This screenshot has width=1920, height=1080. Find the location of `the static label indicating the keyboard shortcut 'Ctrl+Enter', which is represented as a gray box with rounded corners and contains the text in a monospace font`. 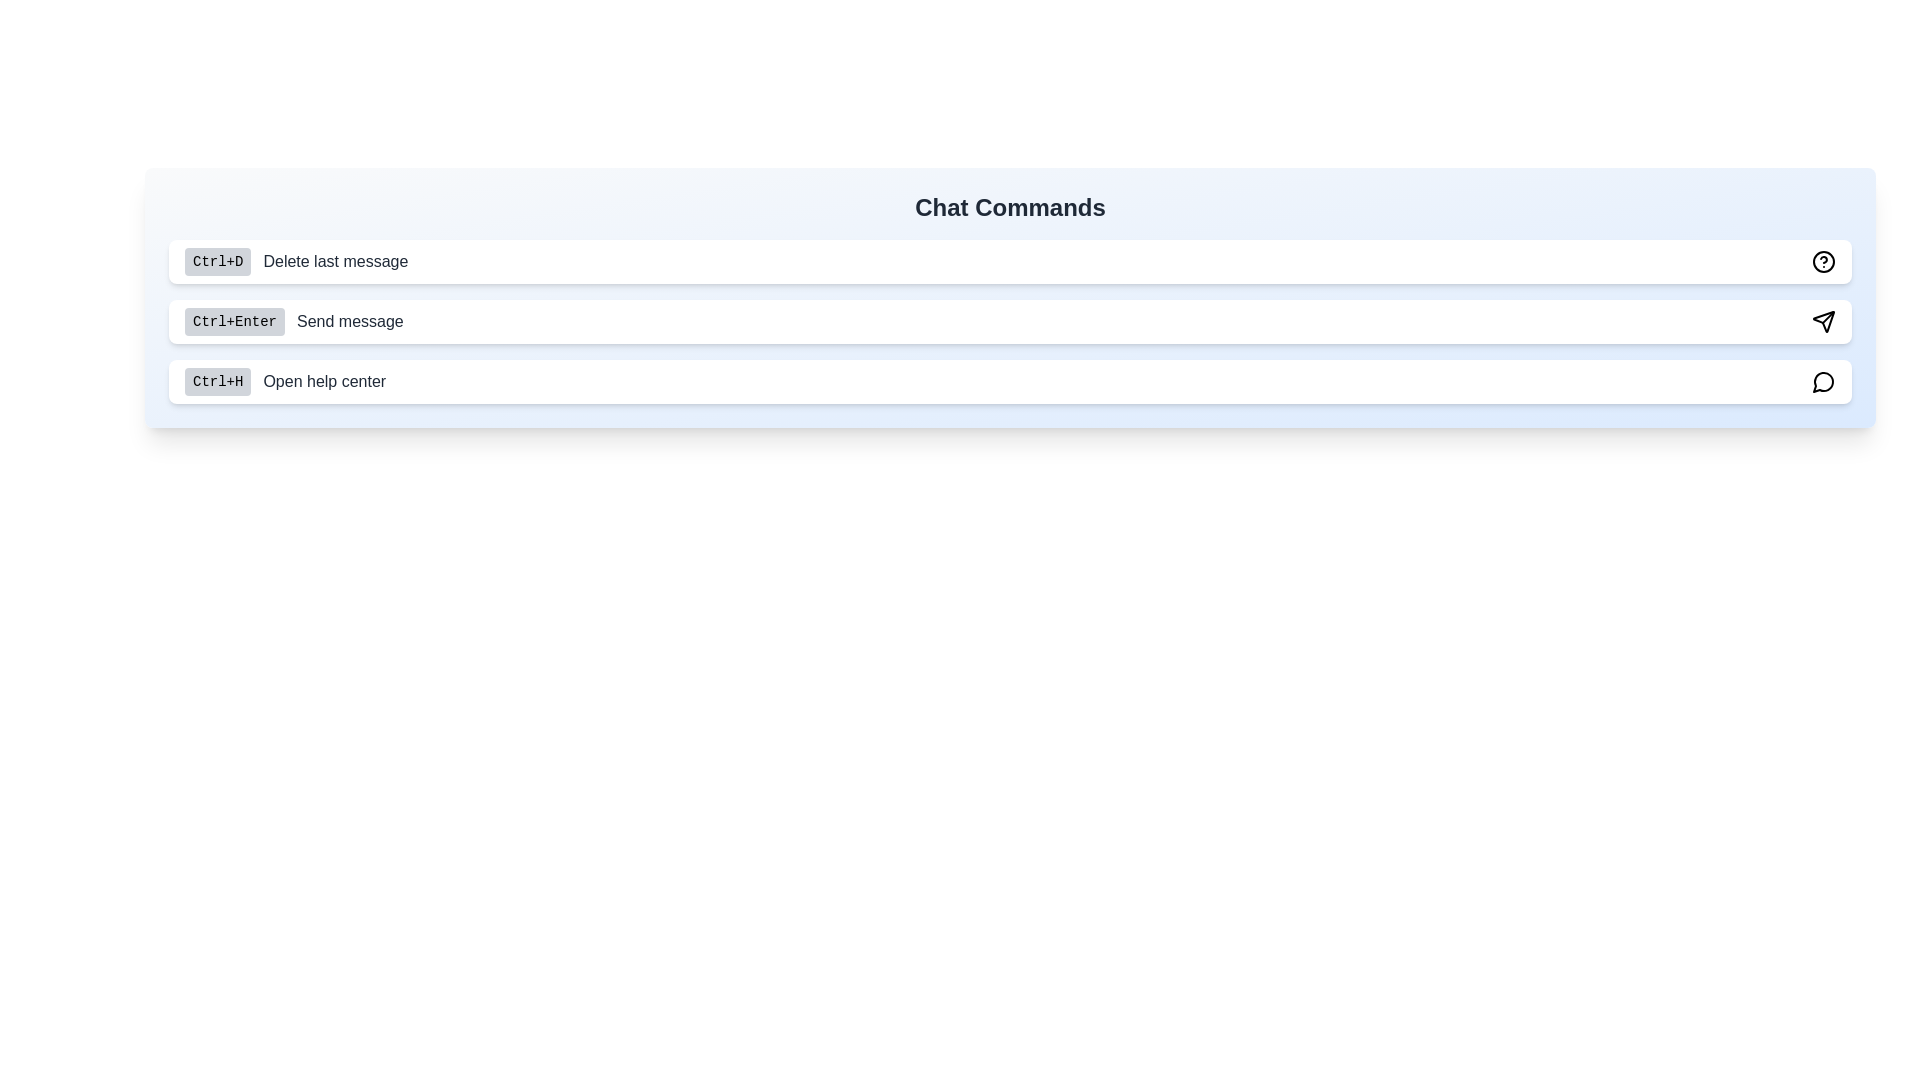

the static label indicating the keyboard shortcut 'Ctrl+Enter', which is represented as a gray box with rounded corners and contains the text in a monospace font is located at coordinates (235, 320).